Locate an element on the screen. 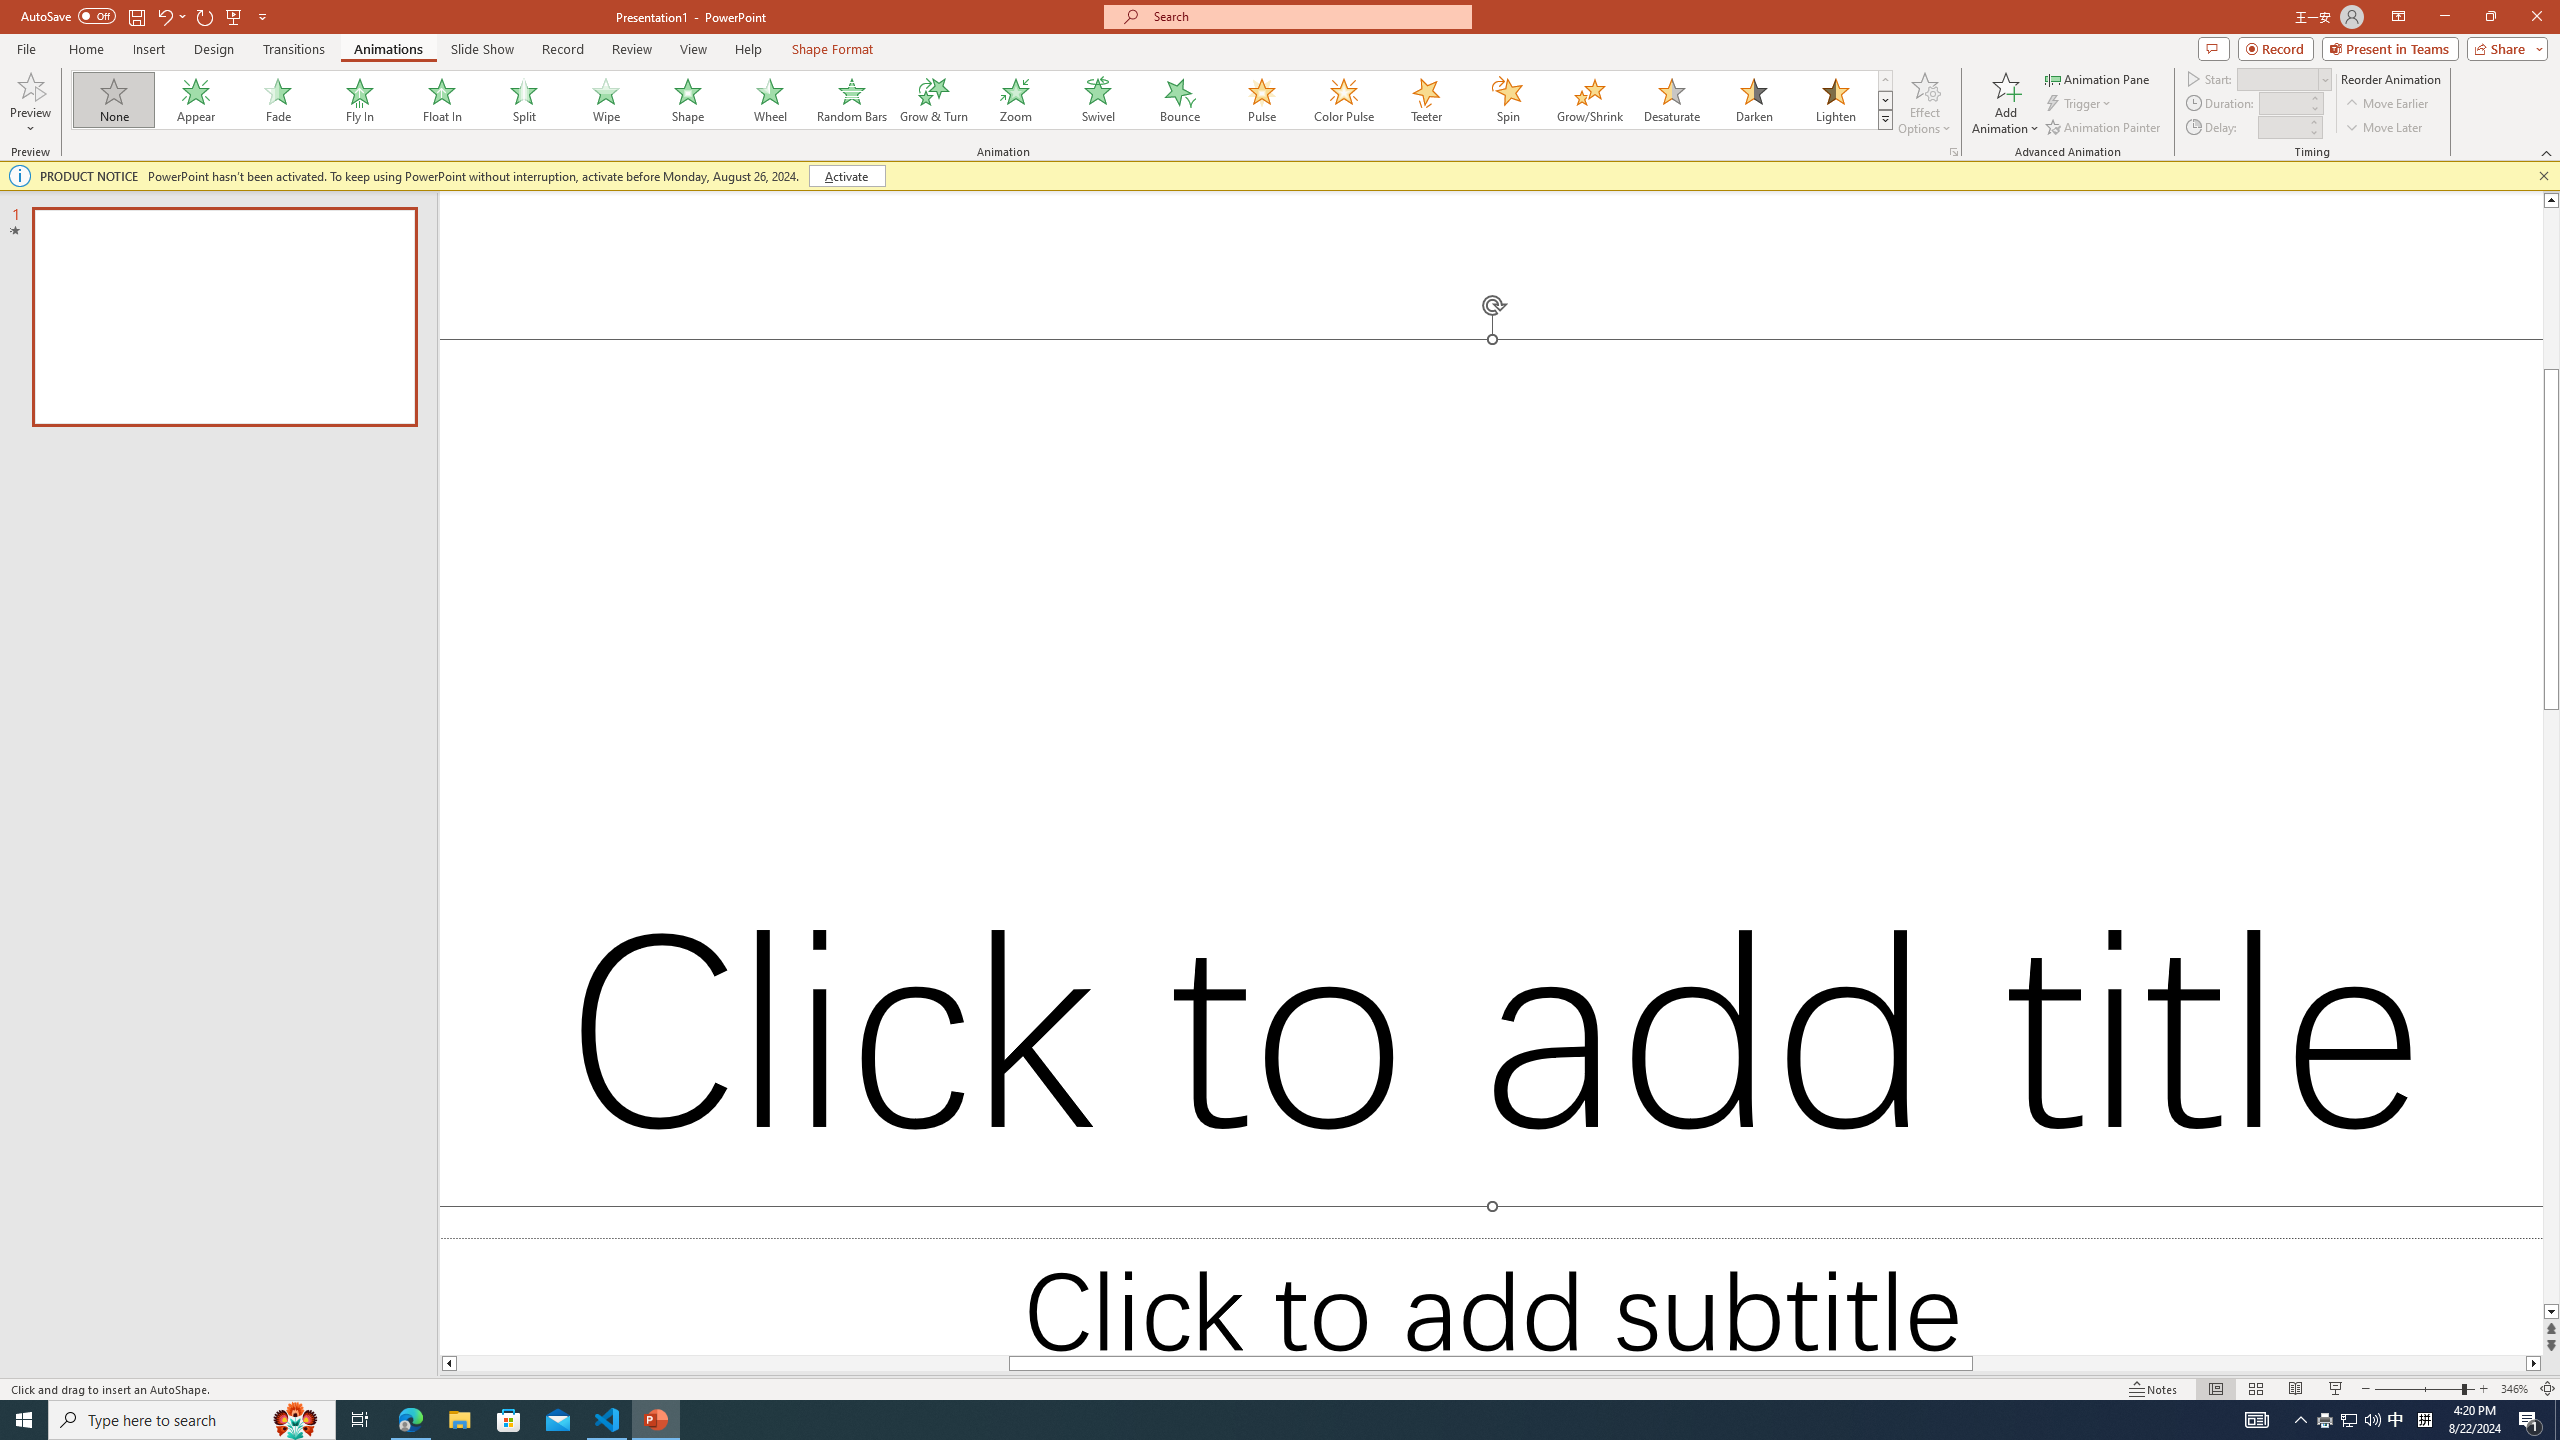  'Trigger' is located at coordinates (2079, 103).